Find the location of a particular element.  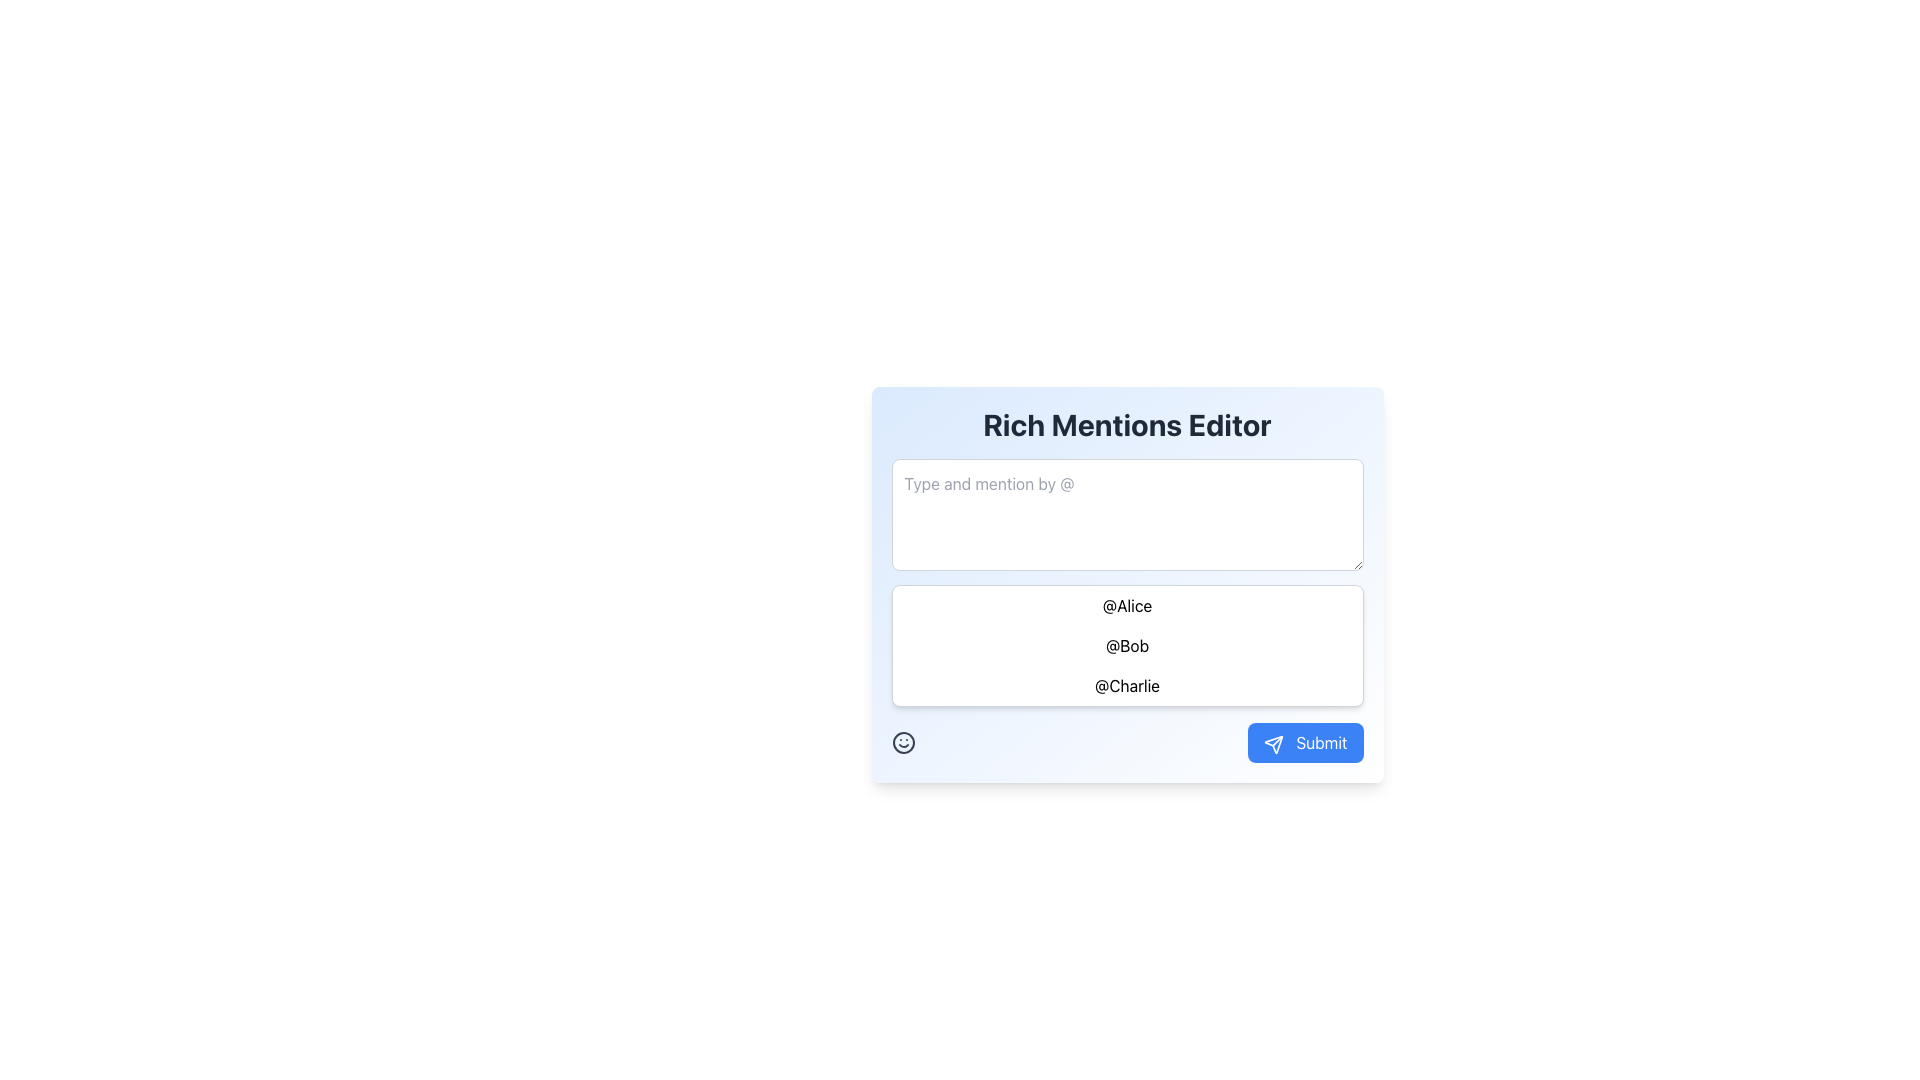

the first mention suggestion option '@Alice' in the list below the input box labeled 'Type and mention by @' is located at coordinates (1127, 604).